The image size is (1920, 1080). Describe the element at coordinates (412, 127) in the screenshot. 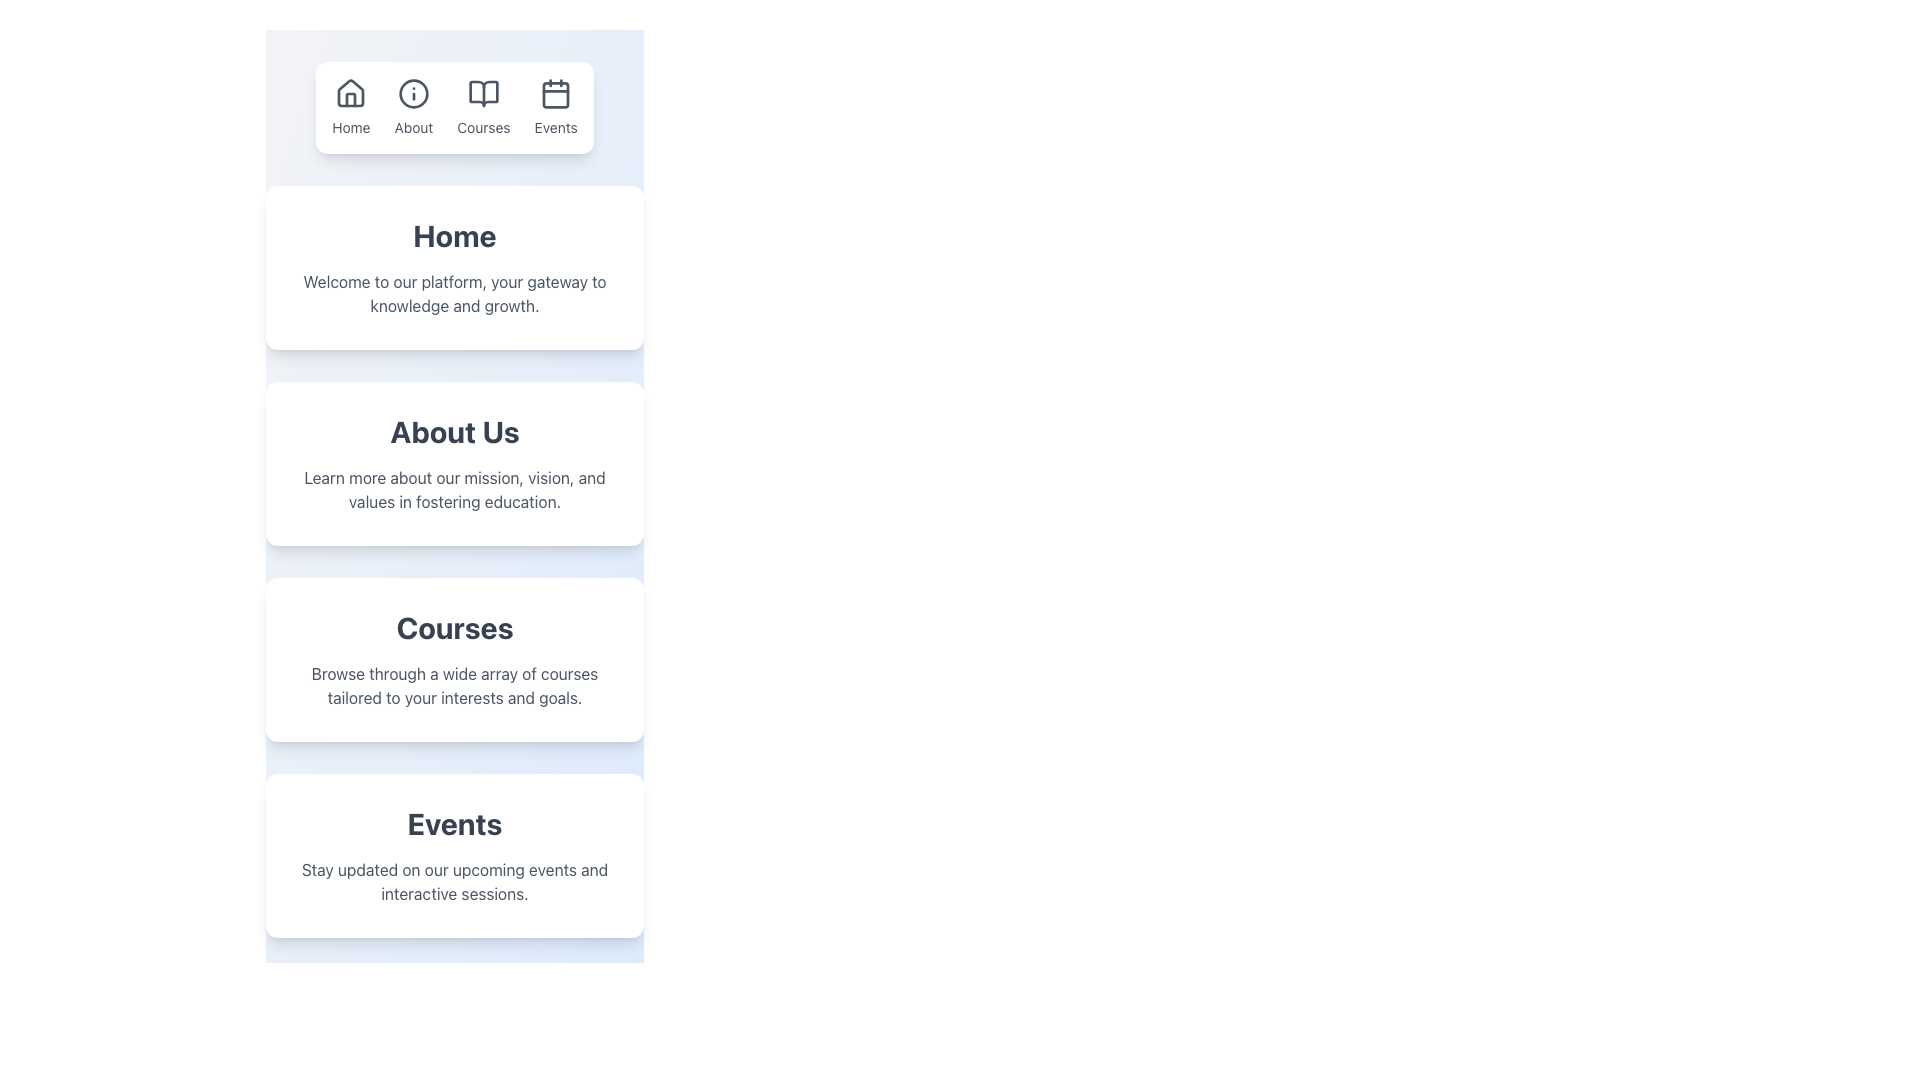

I see `the 'About' label element in the navigation menu, which is styled in a smaller sans-serif font and positioned between 'Home' and 'Courses'` at that location.